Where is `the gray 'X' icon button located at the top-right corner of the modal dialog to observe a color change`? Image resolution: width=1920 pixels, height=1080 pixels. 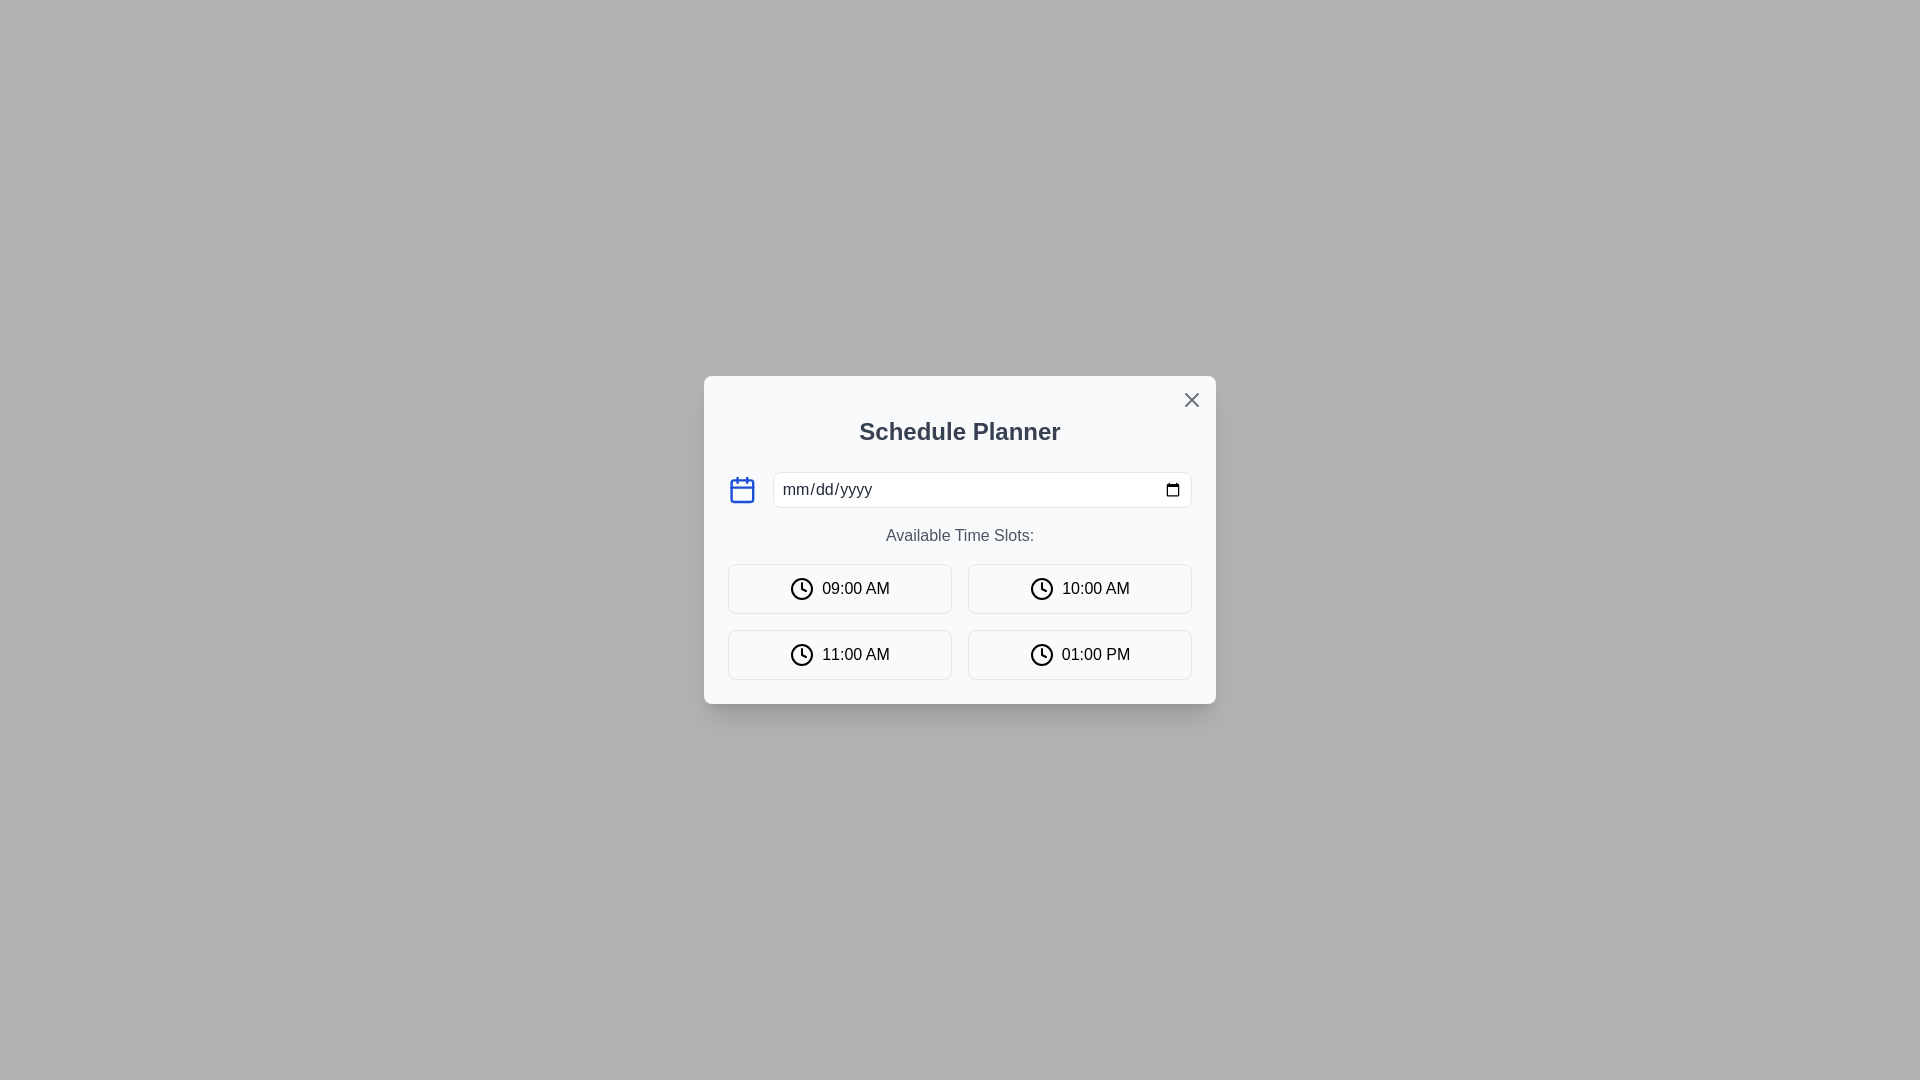
the gray 'X' icon button located at the top-right corner of the modal dialog to observe a color change is located at coordinates (1191, 400).